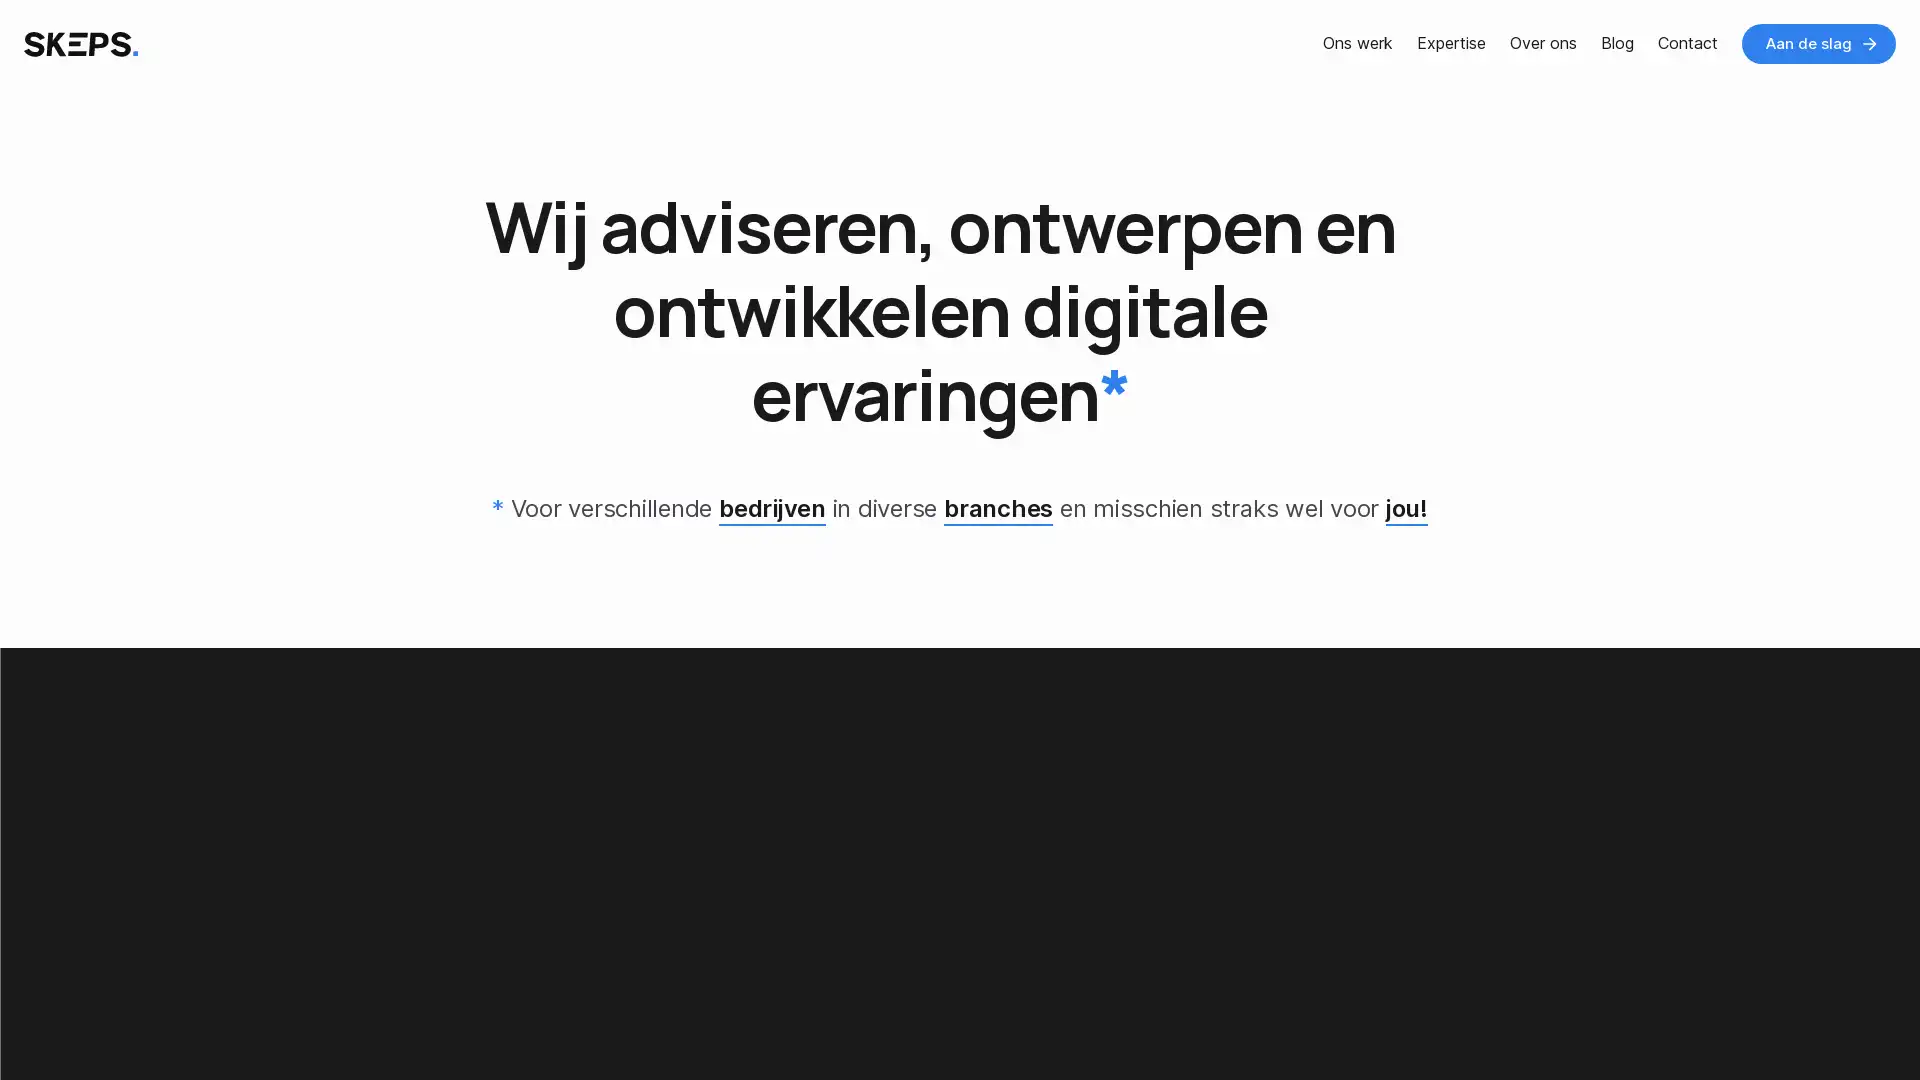  Describe the element at coordinates (202, 1023) in the screenshot. I see `Voorkeuren` at that location.